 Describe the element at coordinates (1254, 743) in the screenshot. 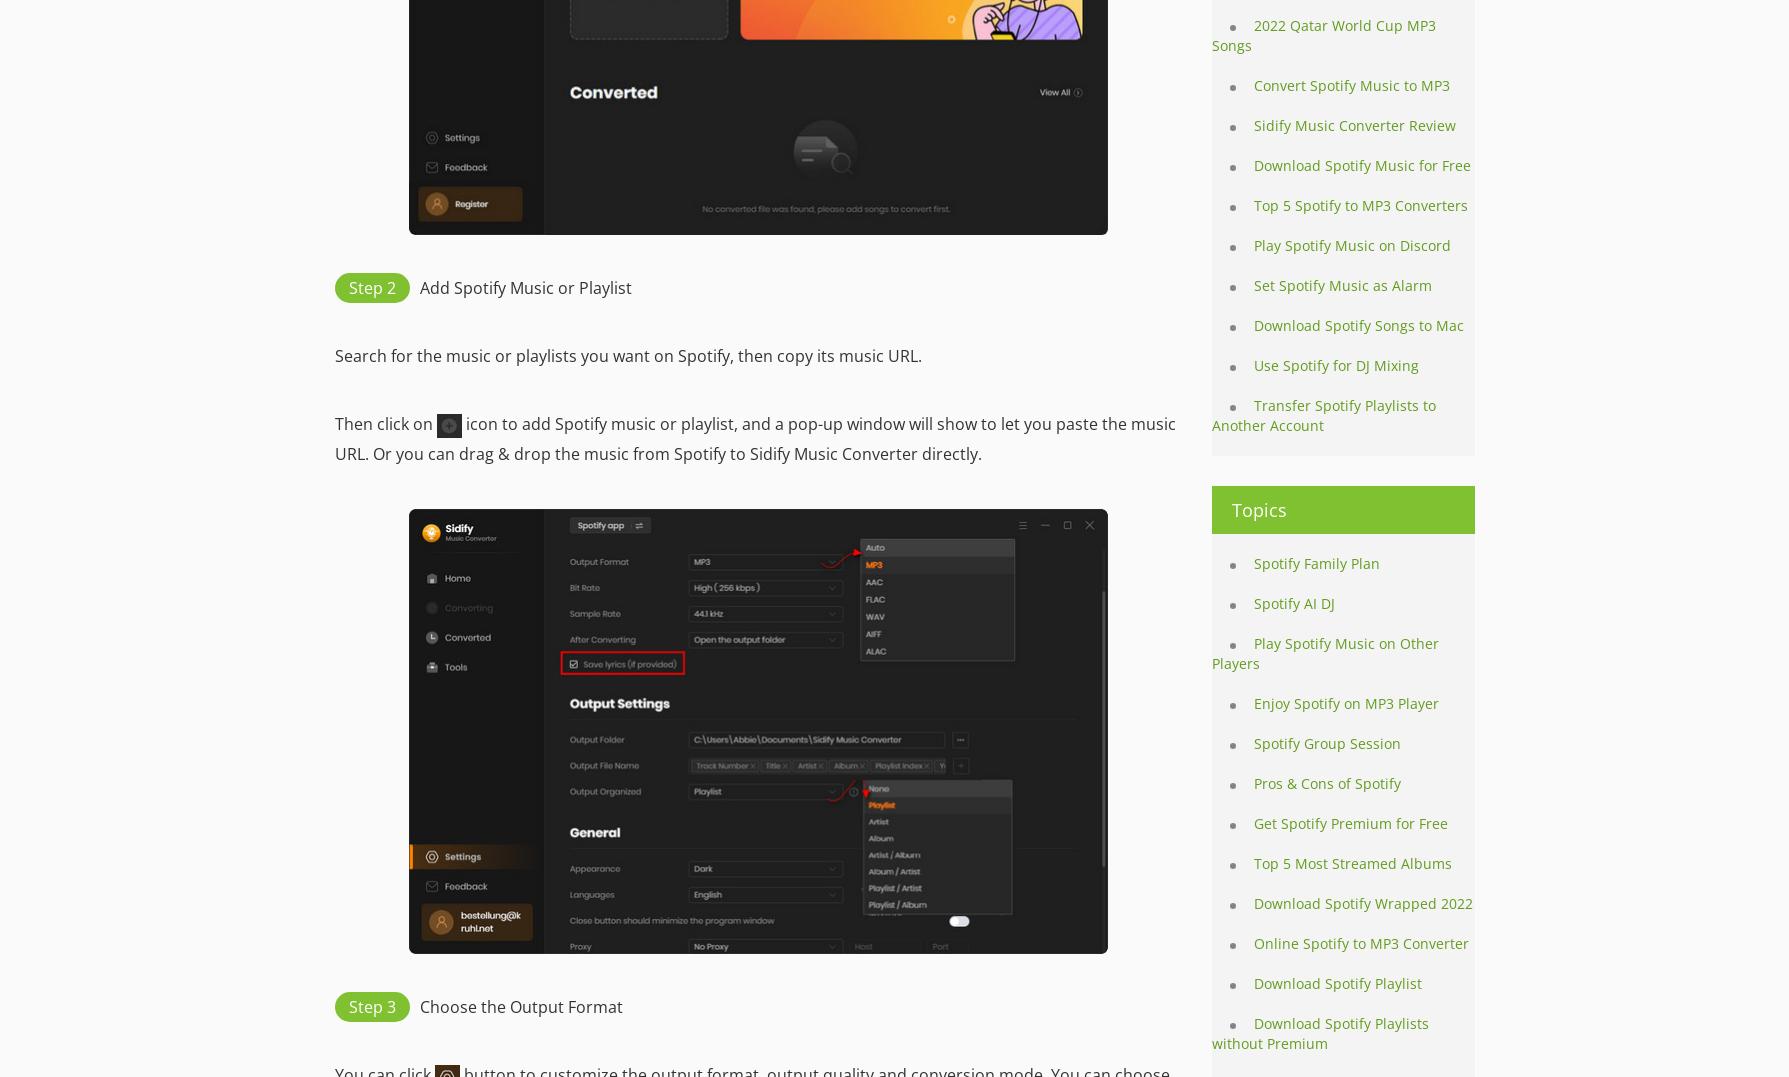

I see `'Spotify Group Session'` at that location.